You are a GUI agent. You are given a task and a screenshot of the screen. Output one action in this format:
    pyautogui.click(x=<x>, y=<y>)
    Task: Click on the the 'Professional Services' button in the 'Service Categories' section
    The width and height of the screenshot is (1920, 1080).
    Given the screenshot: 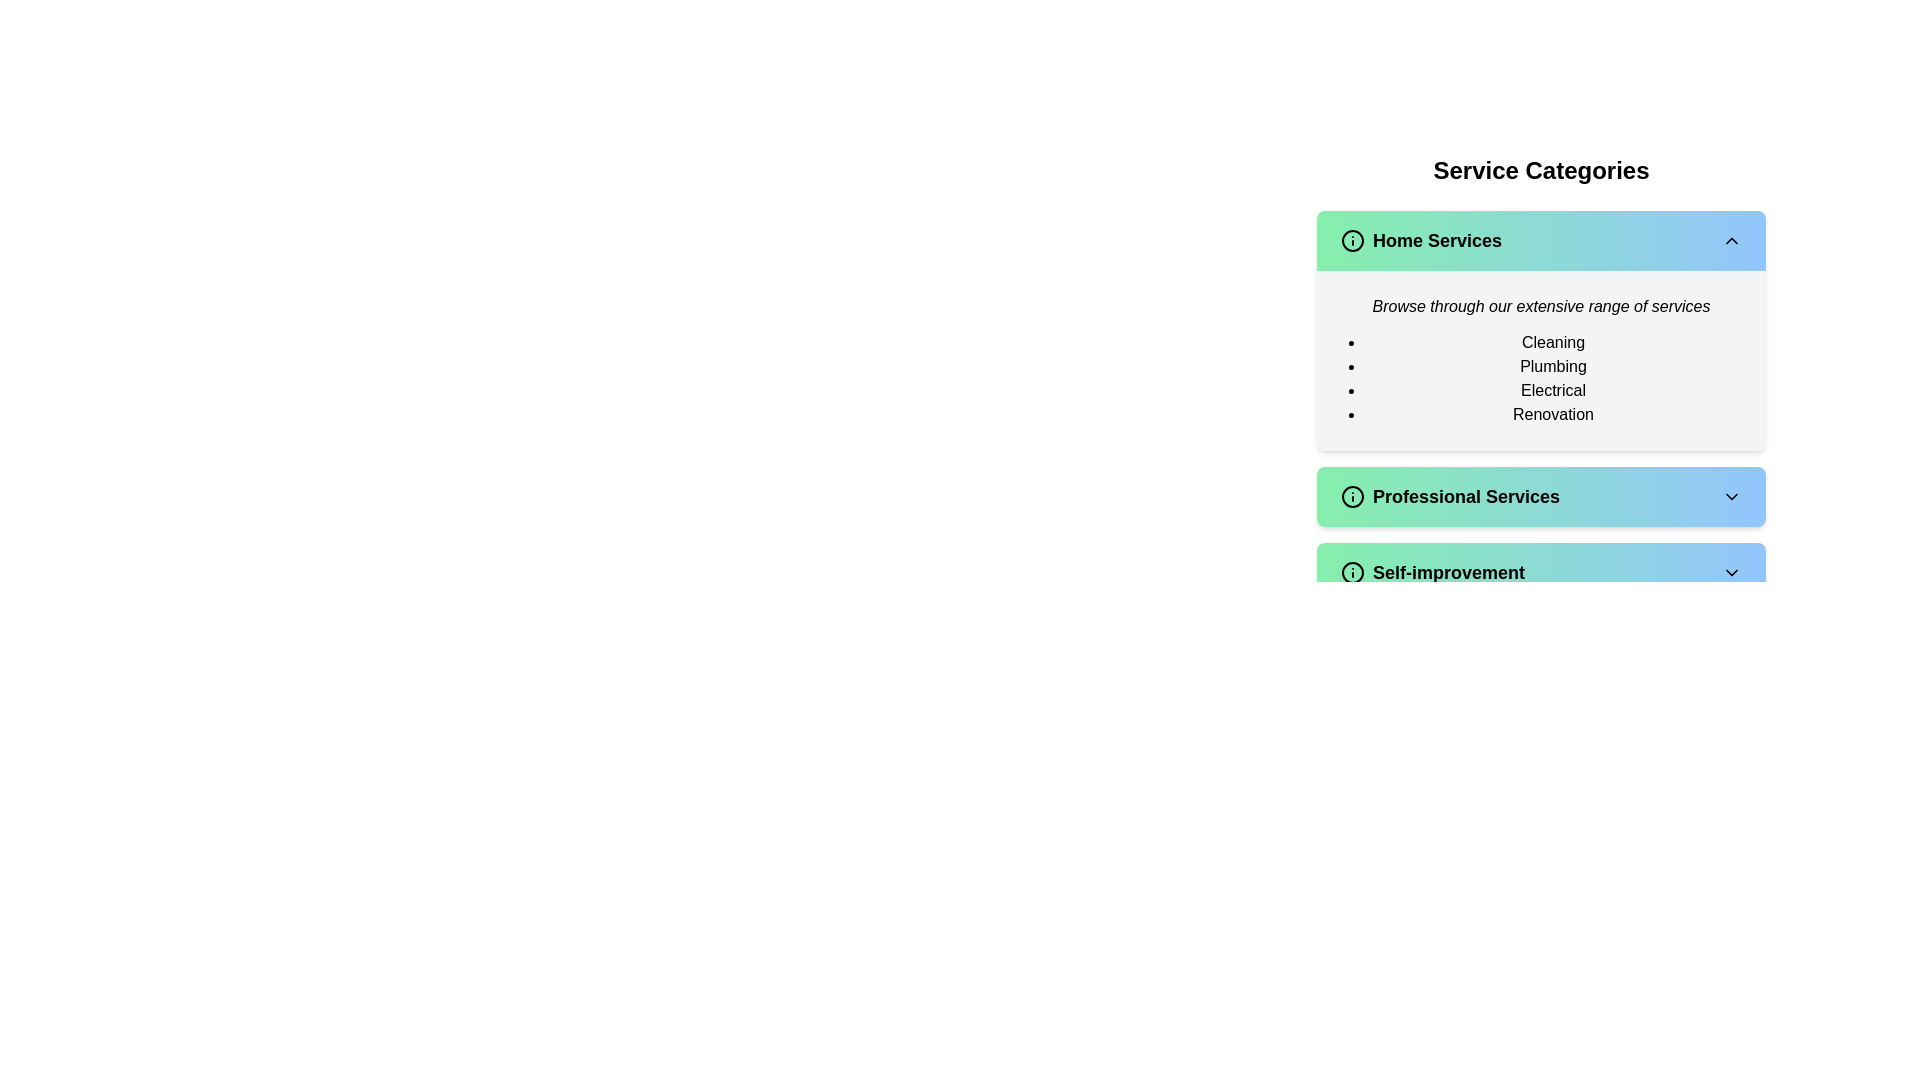 What is the action you would take?
    pyautogui.click(x=1540, y=496)
    